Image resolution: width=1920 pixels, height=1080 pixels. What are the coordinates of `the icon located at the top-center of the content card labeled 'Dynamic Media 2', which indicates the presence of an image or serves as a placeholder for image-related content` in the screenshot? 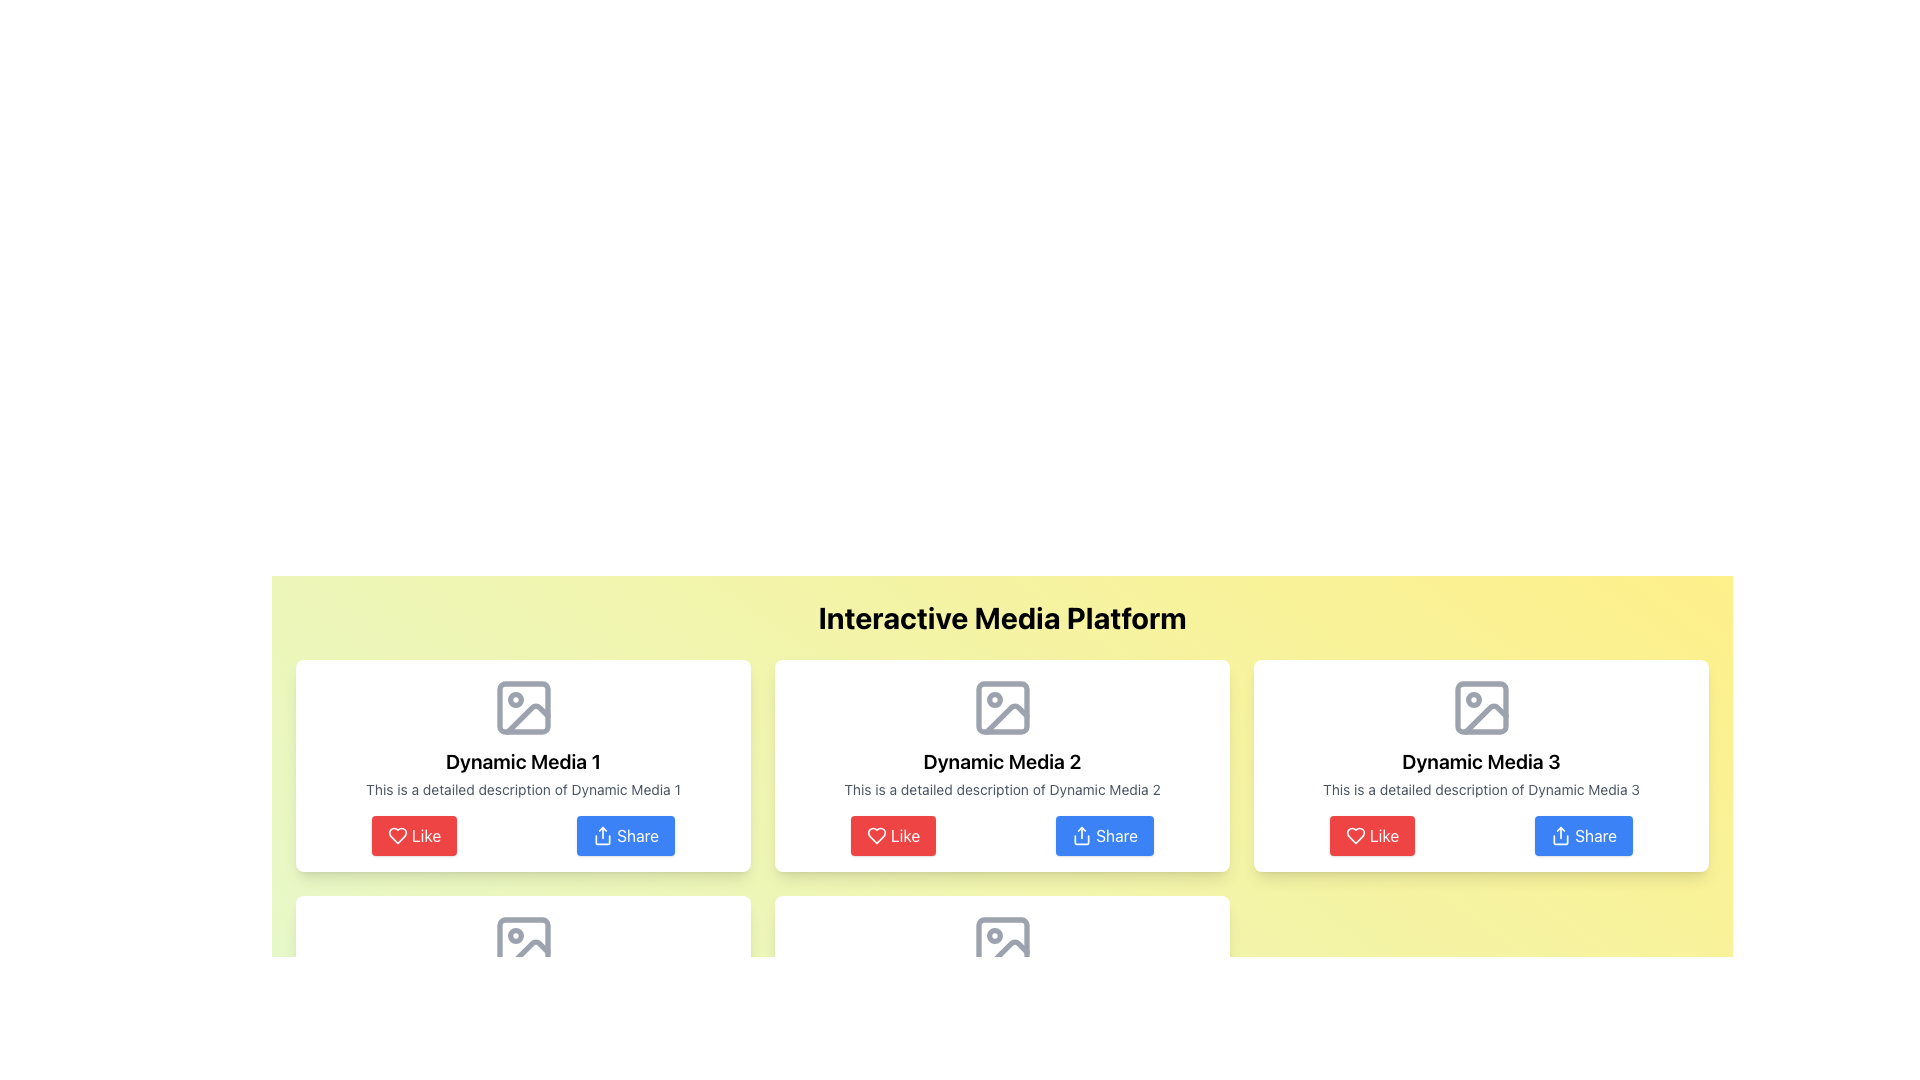 It's located at (1002, 707).